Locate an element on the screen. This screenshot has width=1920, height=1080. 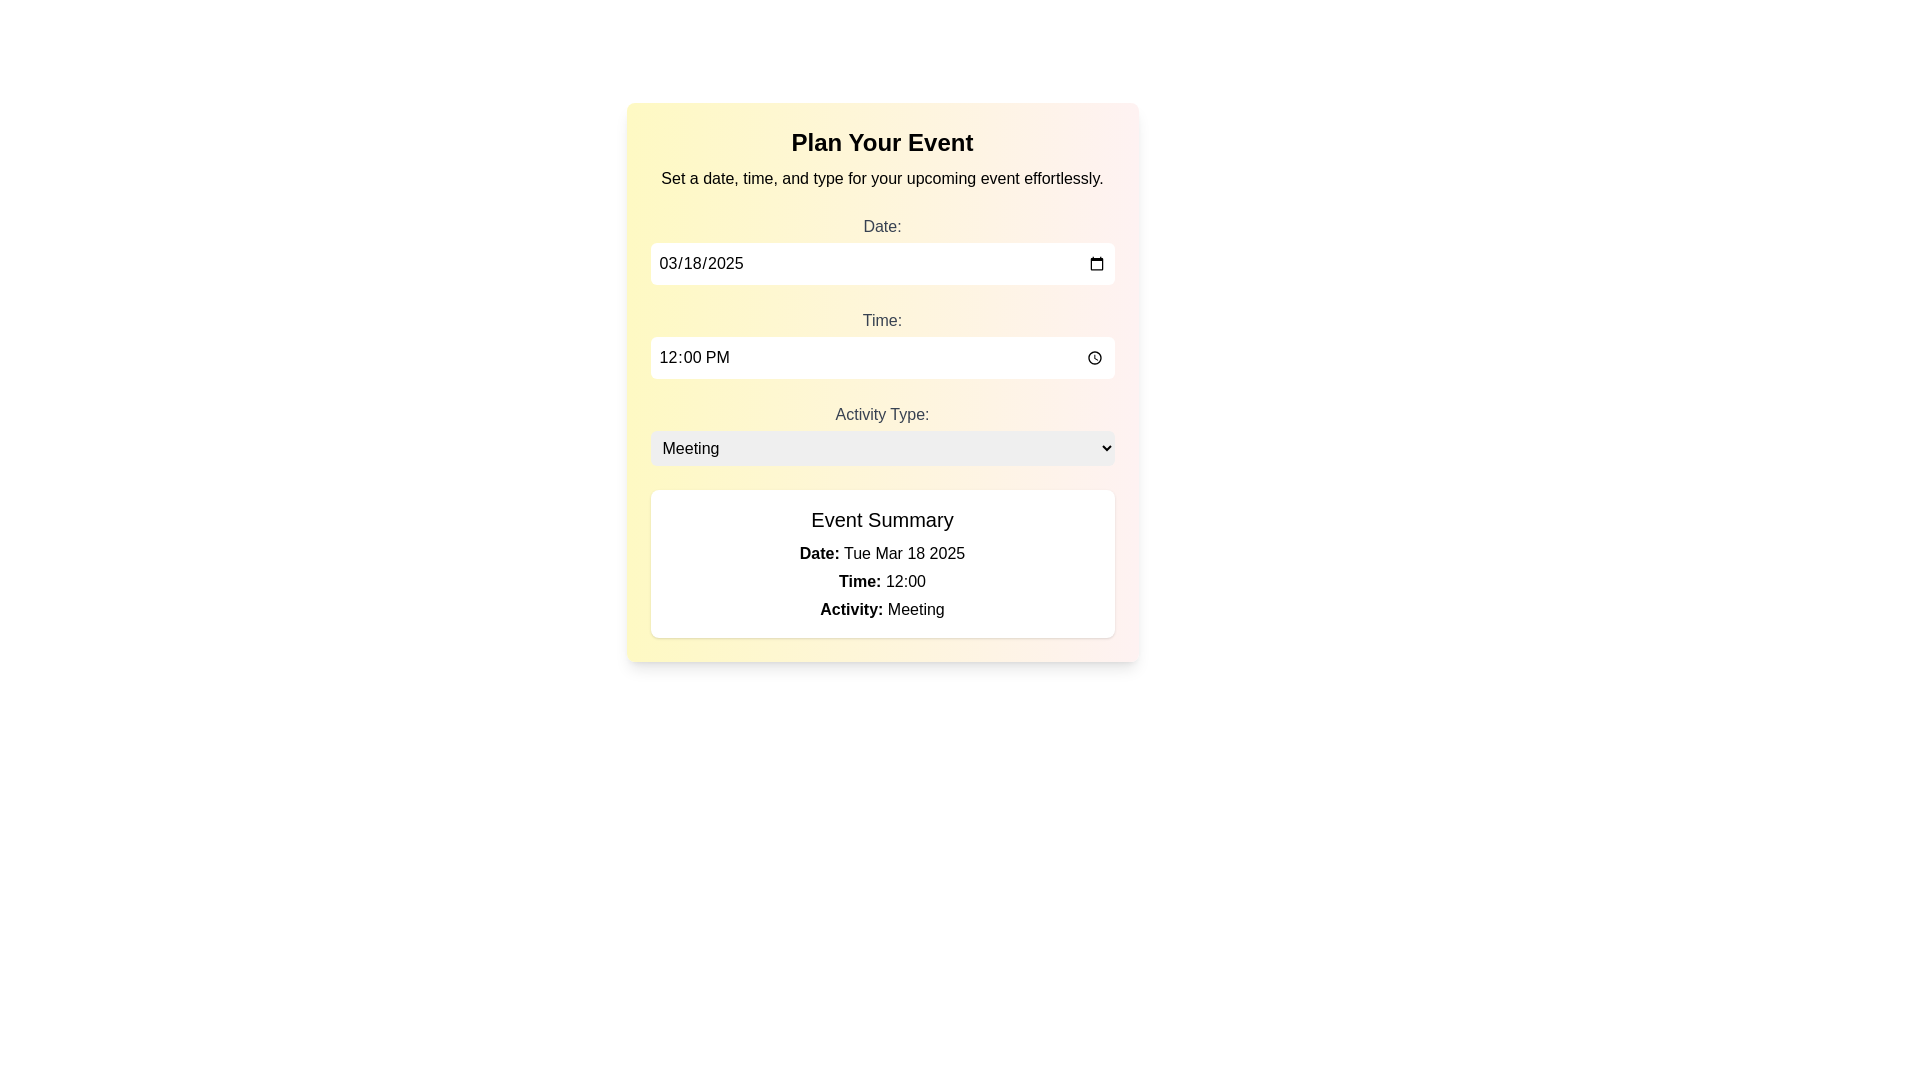
the Text Display element that shows 'Date: Tue Mar 18 2025' in the 'Event Summary' section is located at coordinates (881, 554).